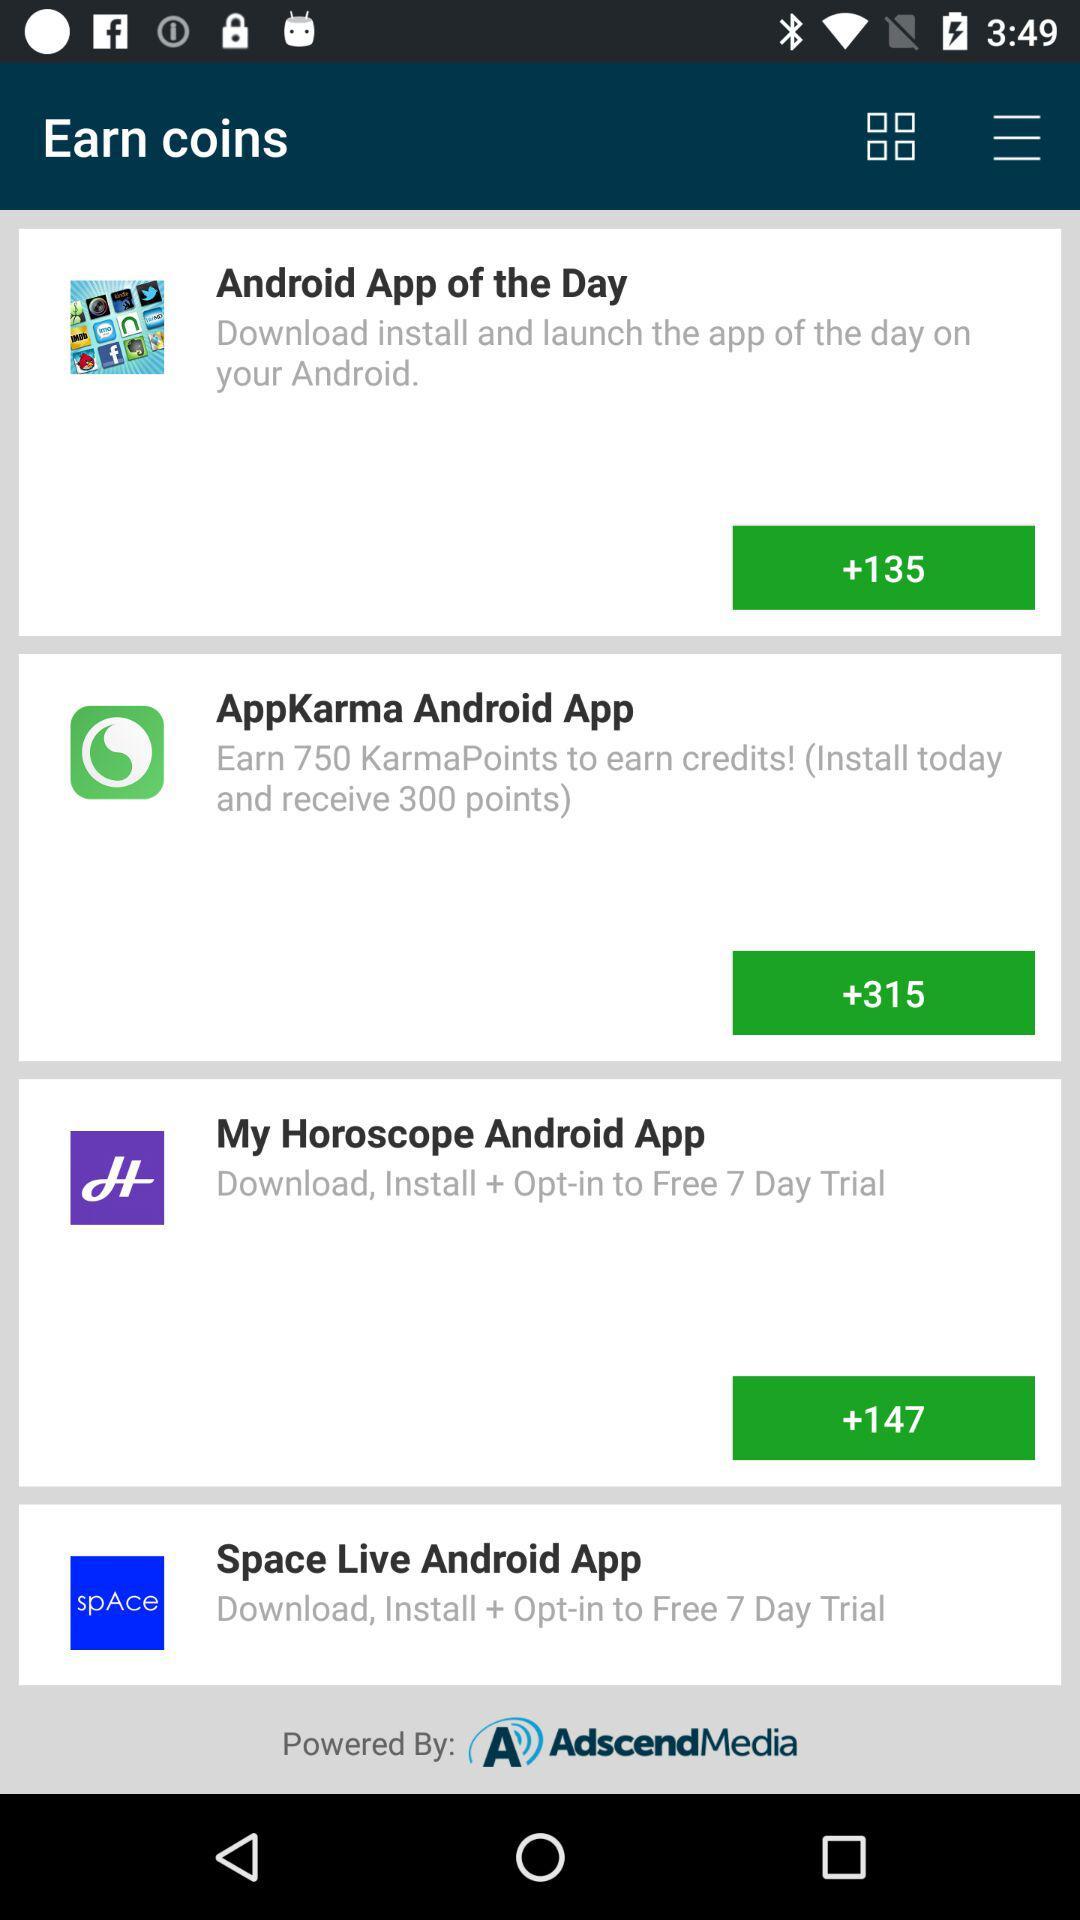 The image size is (1080, 1920). Describe the element at coordinates (882, 1417) in the screenshot. I see `the +147` at that location.